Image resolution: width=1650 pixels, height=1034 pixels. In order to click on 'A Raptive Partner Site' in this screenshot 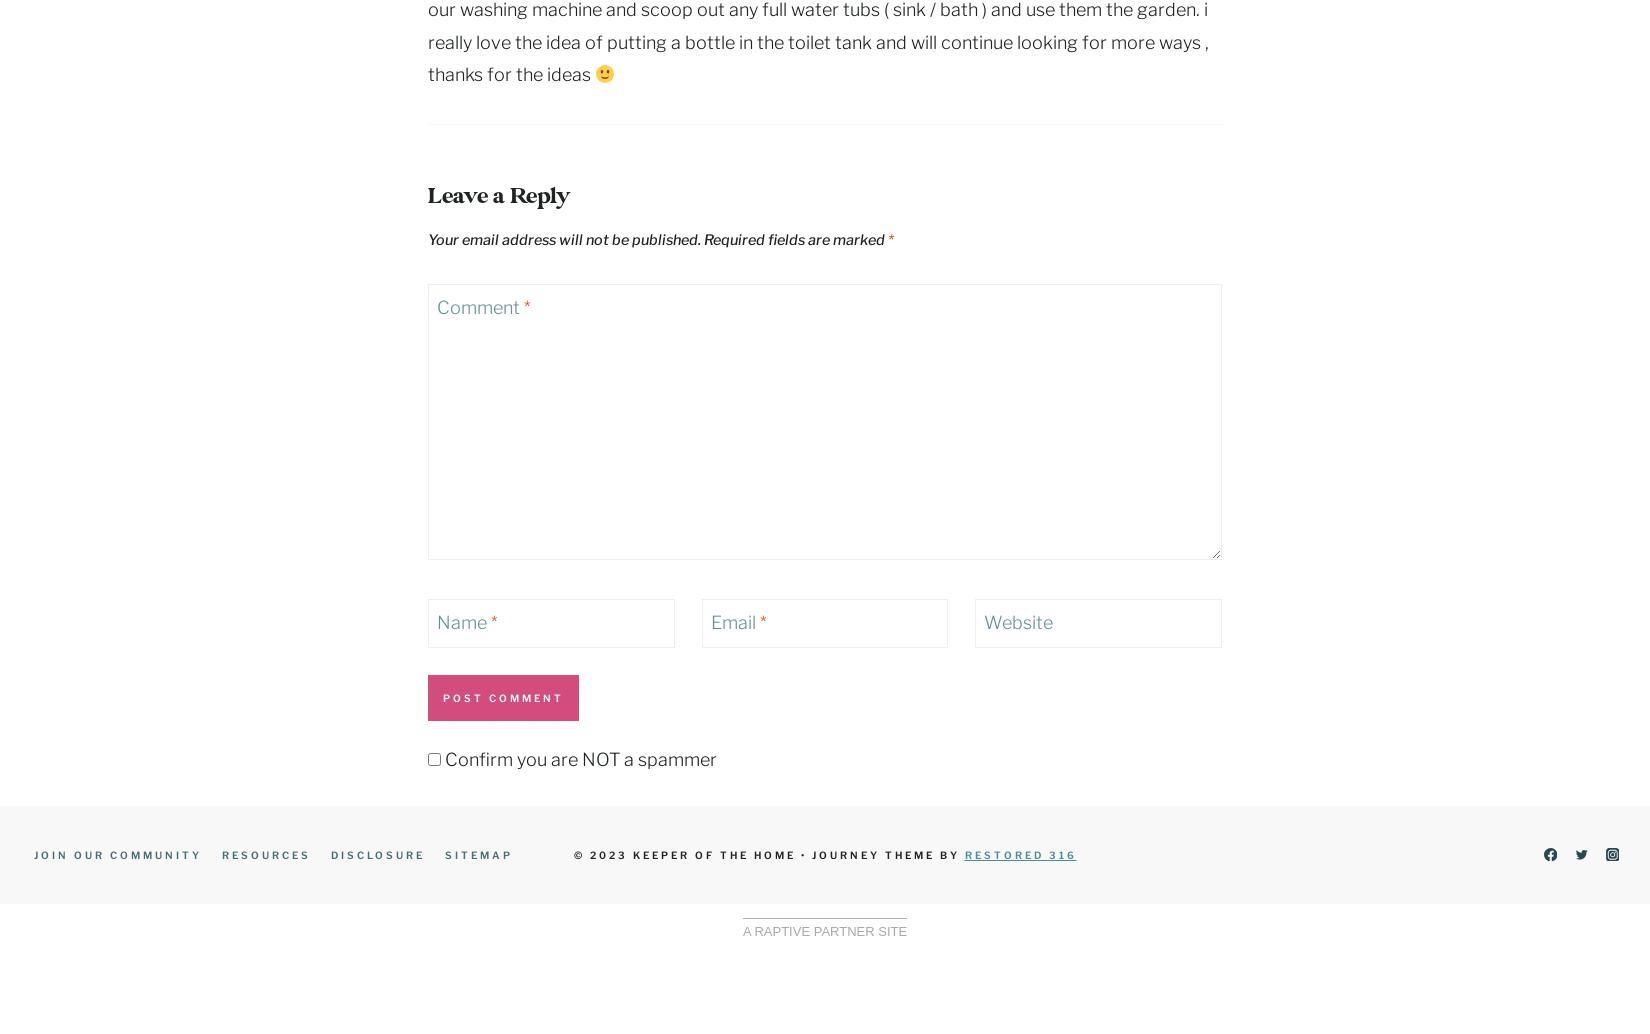, I will do `click(823, 929)`.